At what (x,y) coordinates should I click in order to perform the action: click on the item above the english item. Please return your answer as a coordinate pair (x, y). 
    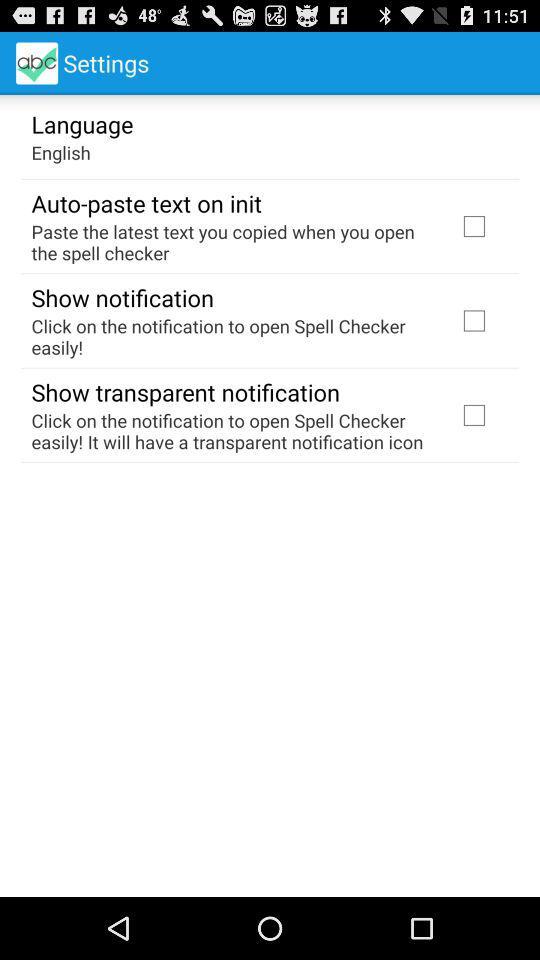
    Looking at the image, I should click on (81, 122).